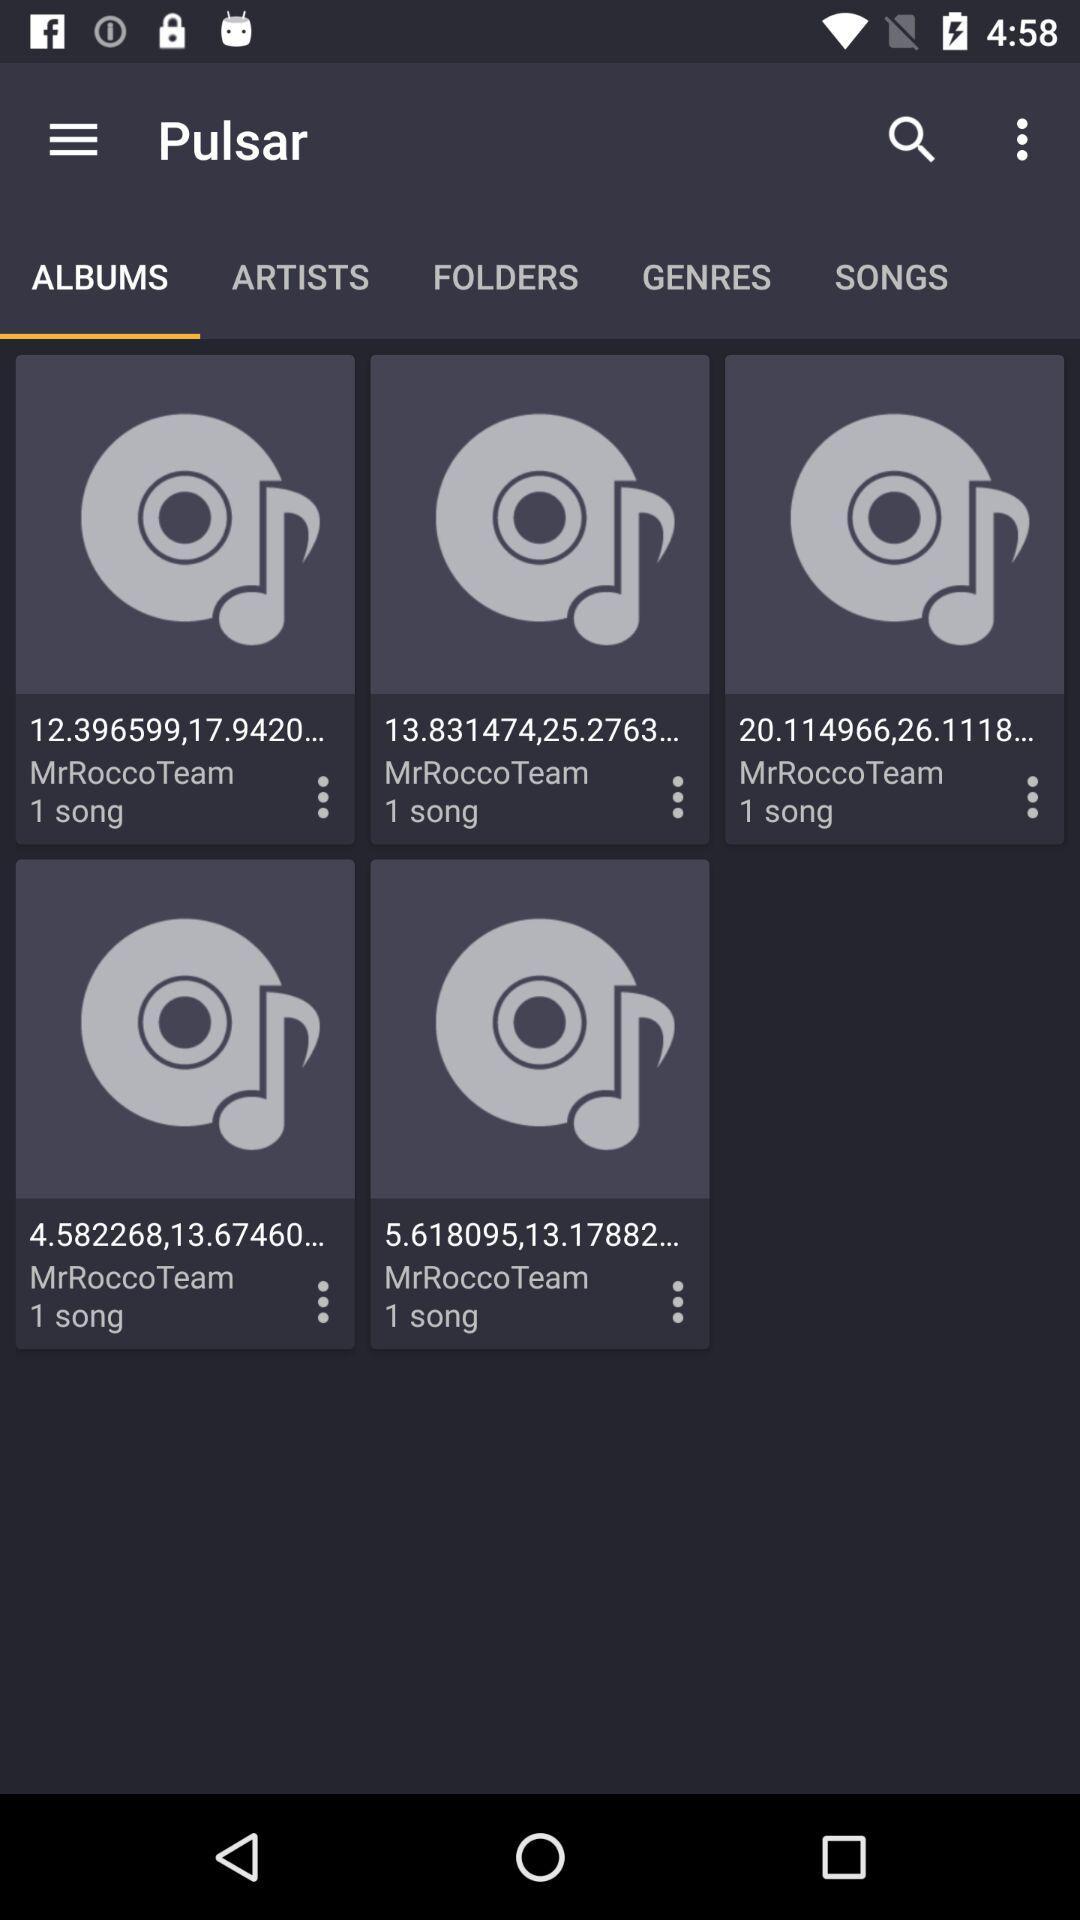  I want to click on icon to the right of pulsar item, so click(911, 138).